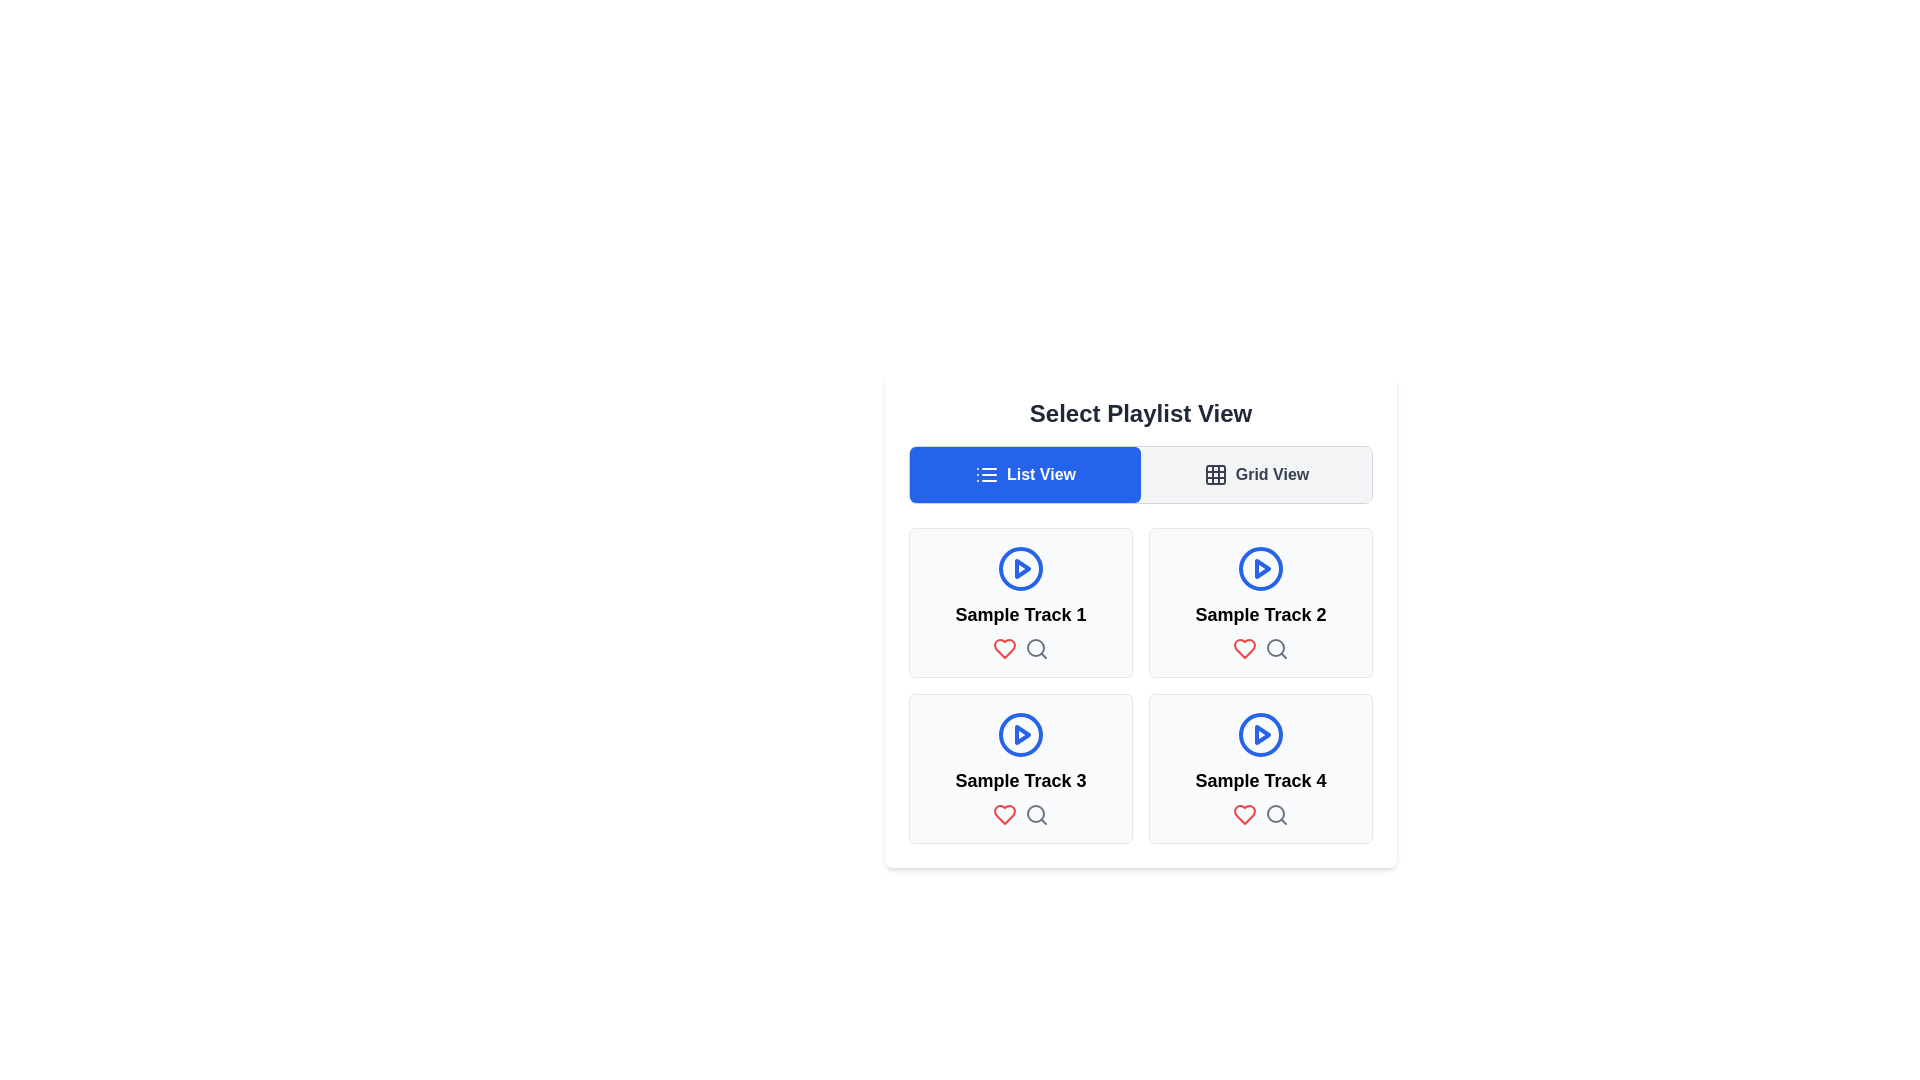 The height and width of the screenshot is (1080, 1920). What do you see at coordinates (1214, 474) in the screenshot?
I see `the grid view selection icon located in the top-right section of the interface, next to the 'List View' button` at bounding box center [1214, 474].